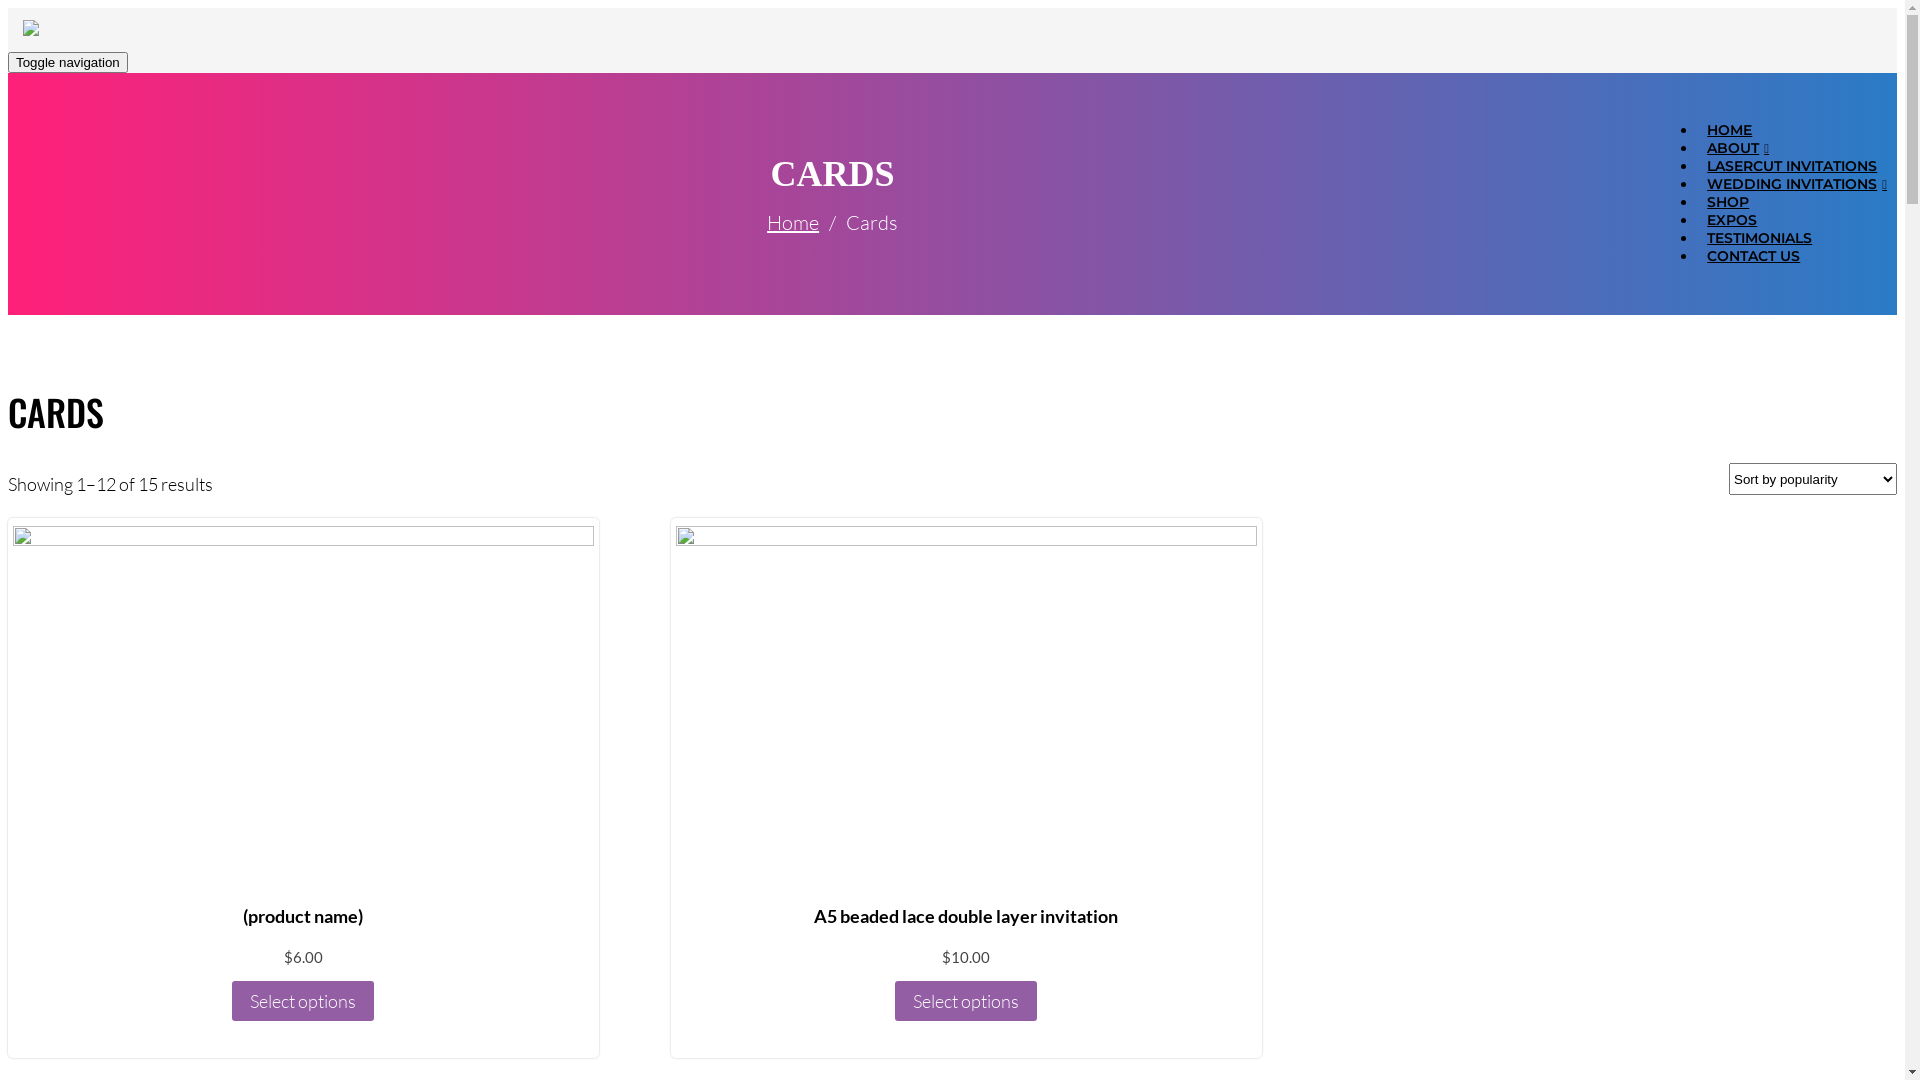 This screenshot has height=1080, width=1920. What do you see at coordinates (301, 1001) in the screenshot?
I see `'Select options'` at bounding box center [301, 1001].